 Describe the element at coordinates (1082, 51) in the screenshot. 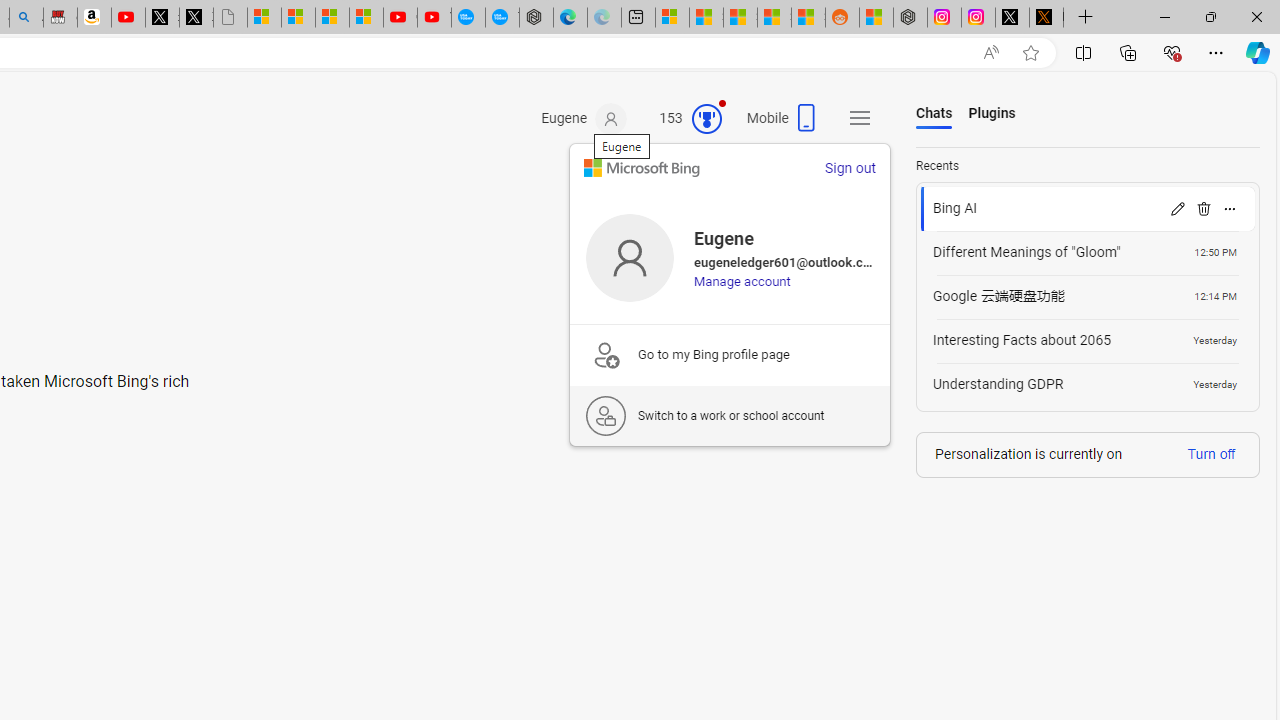

I see `'Split screen'` at that location.